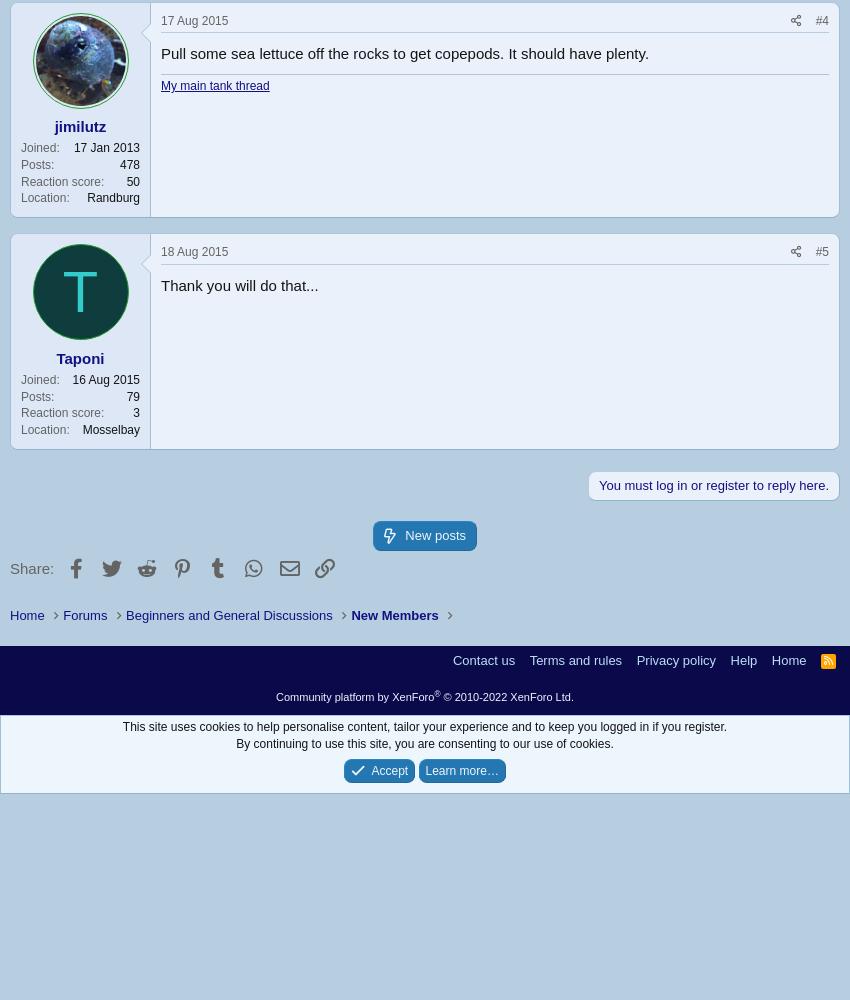  I want to click on 'My main tank thread', so click(214, 85).